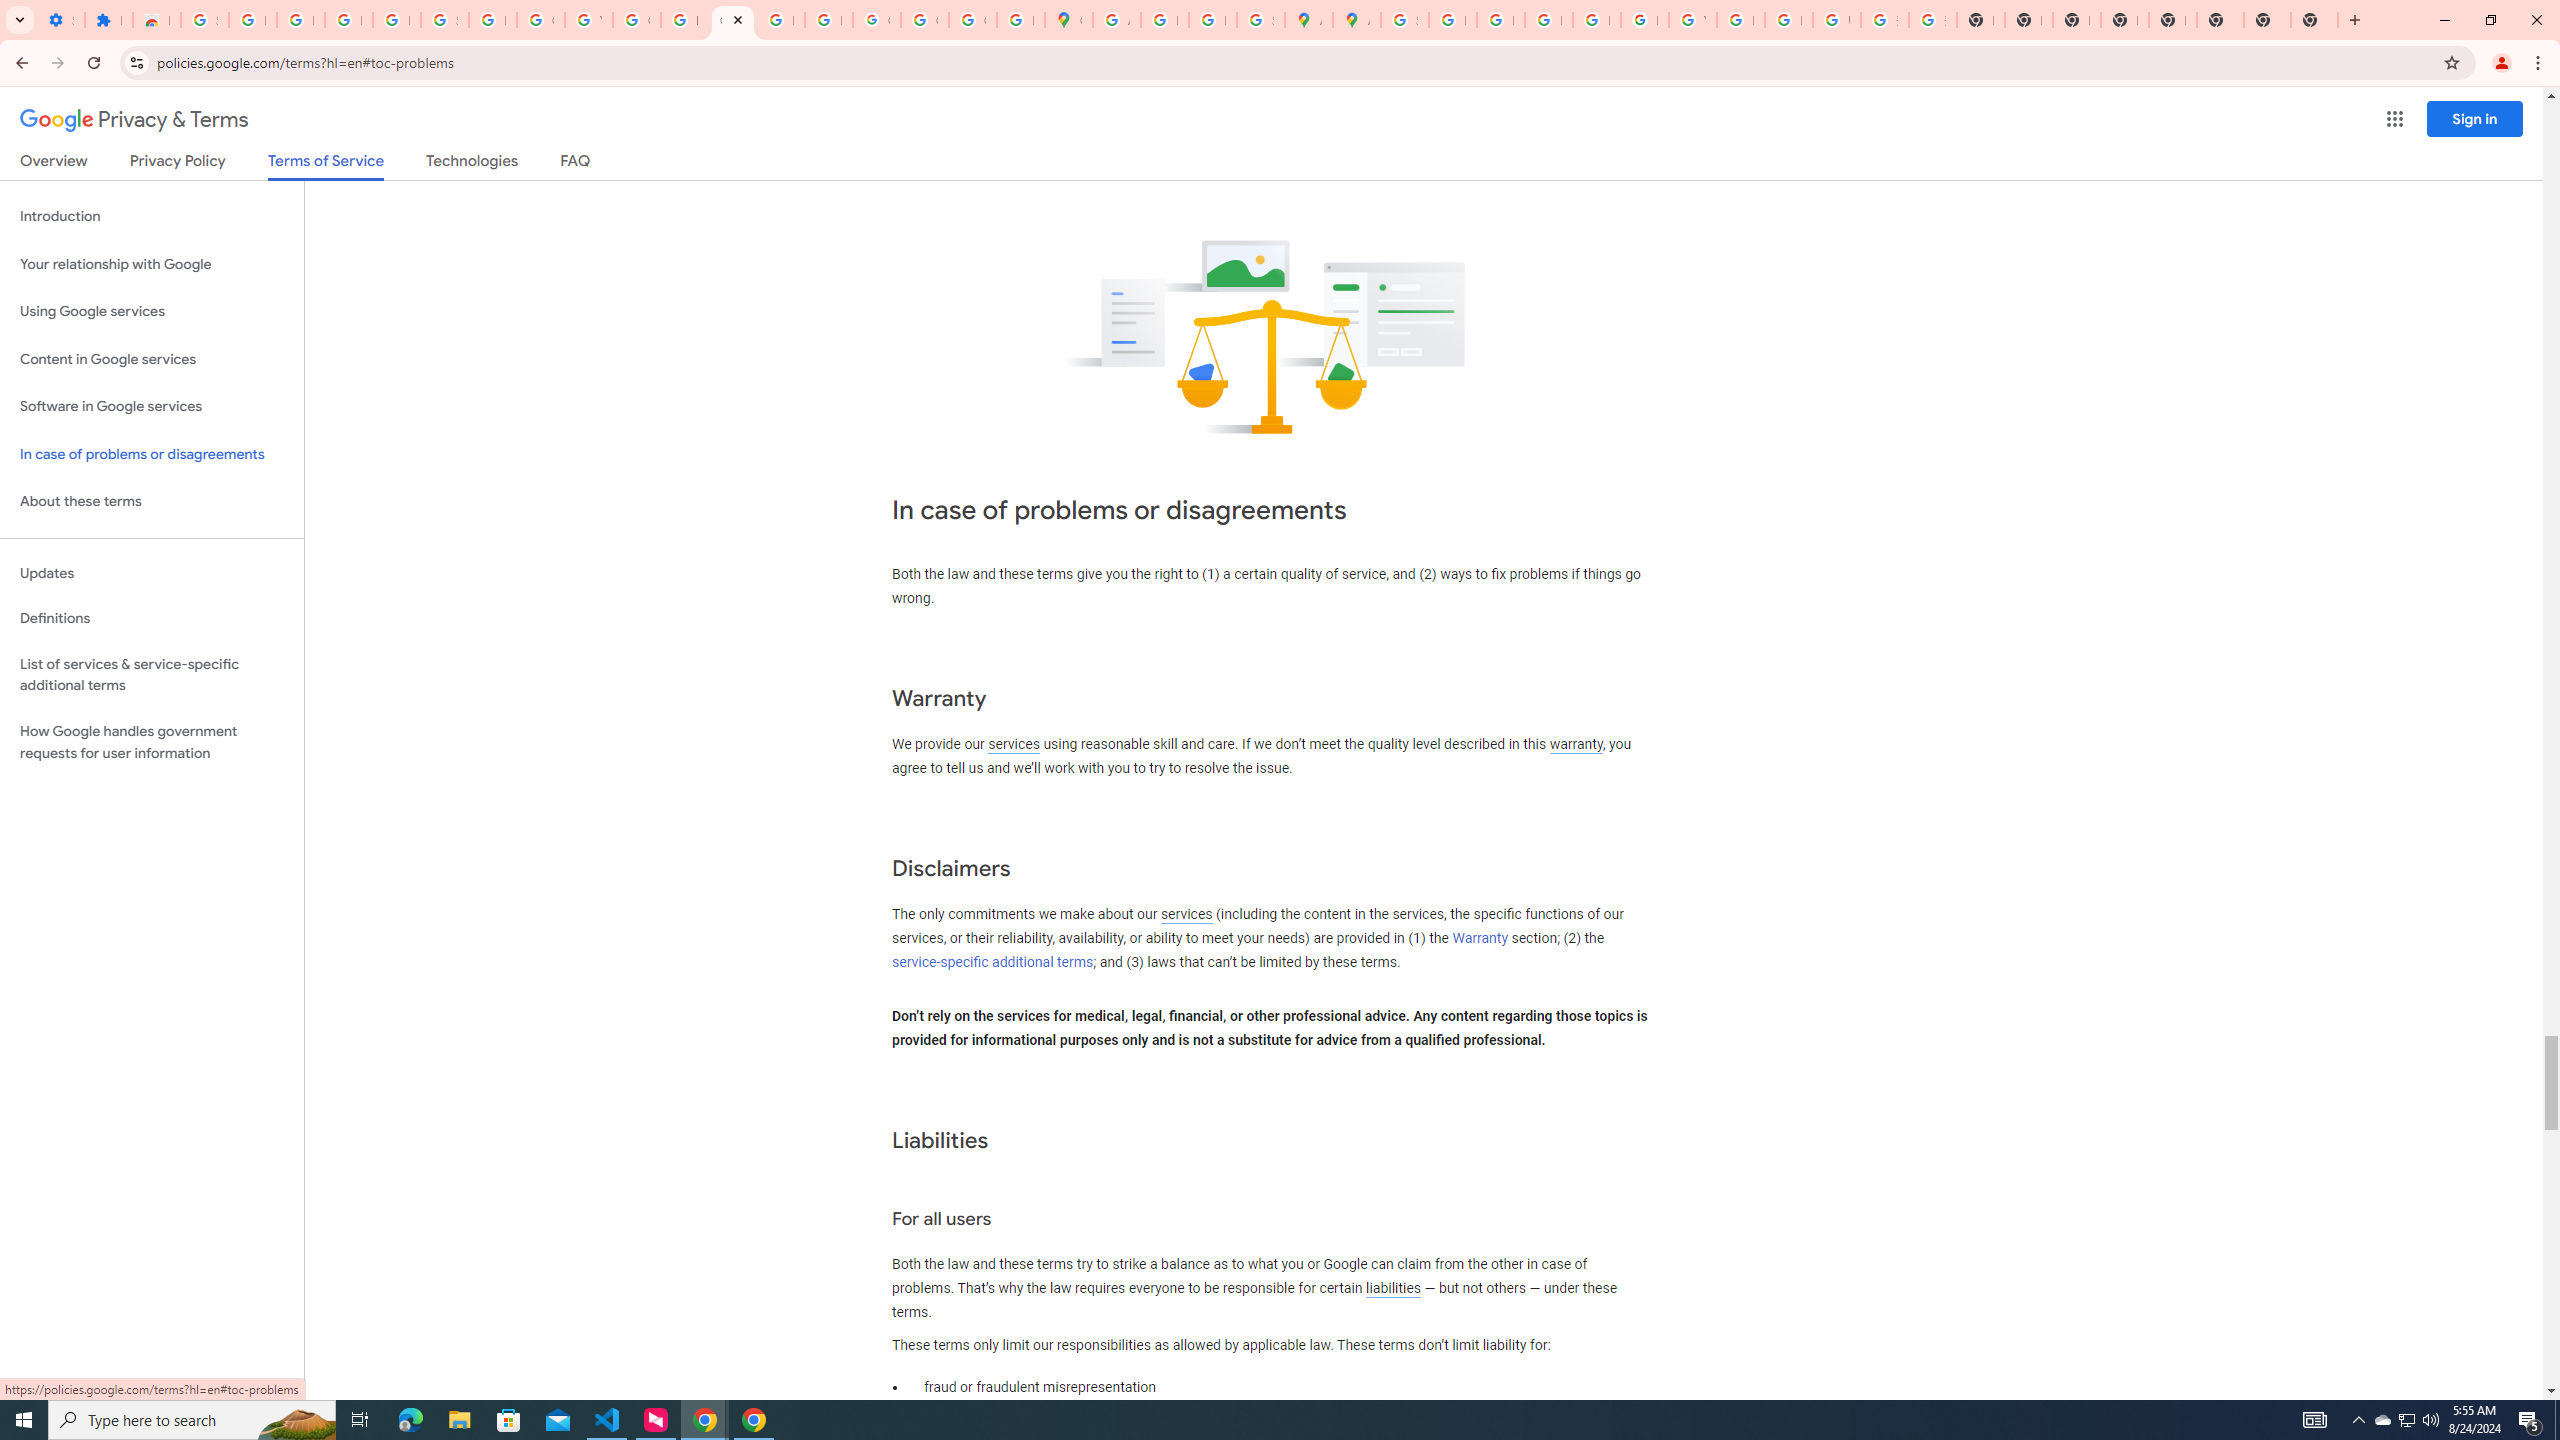 The height and width of the screenshot is (1440, 2560). I want to click on 'service-specific additional terms', so click(991, 961).